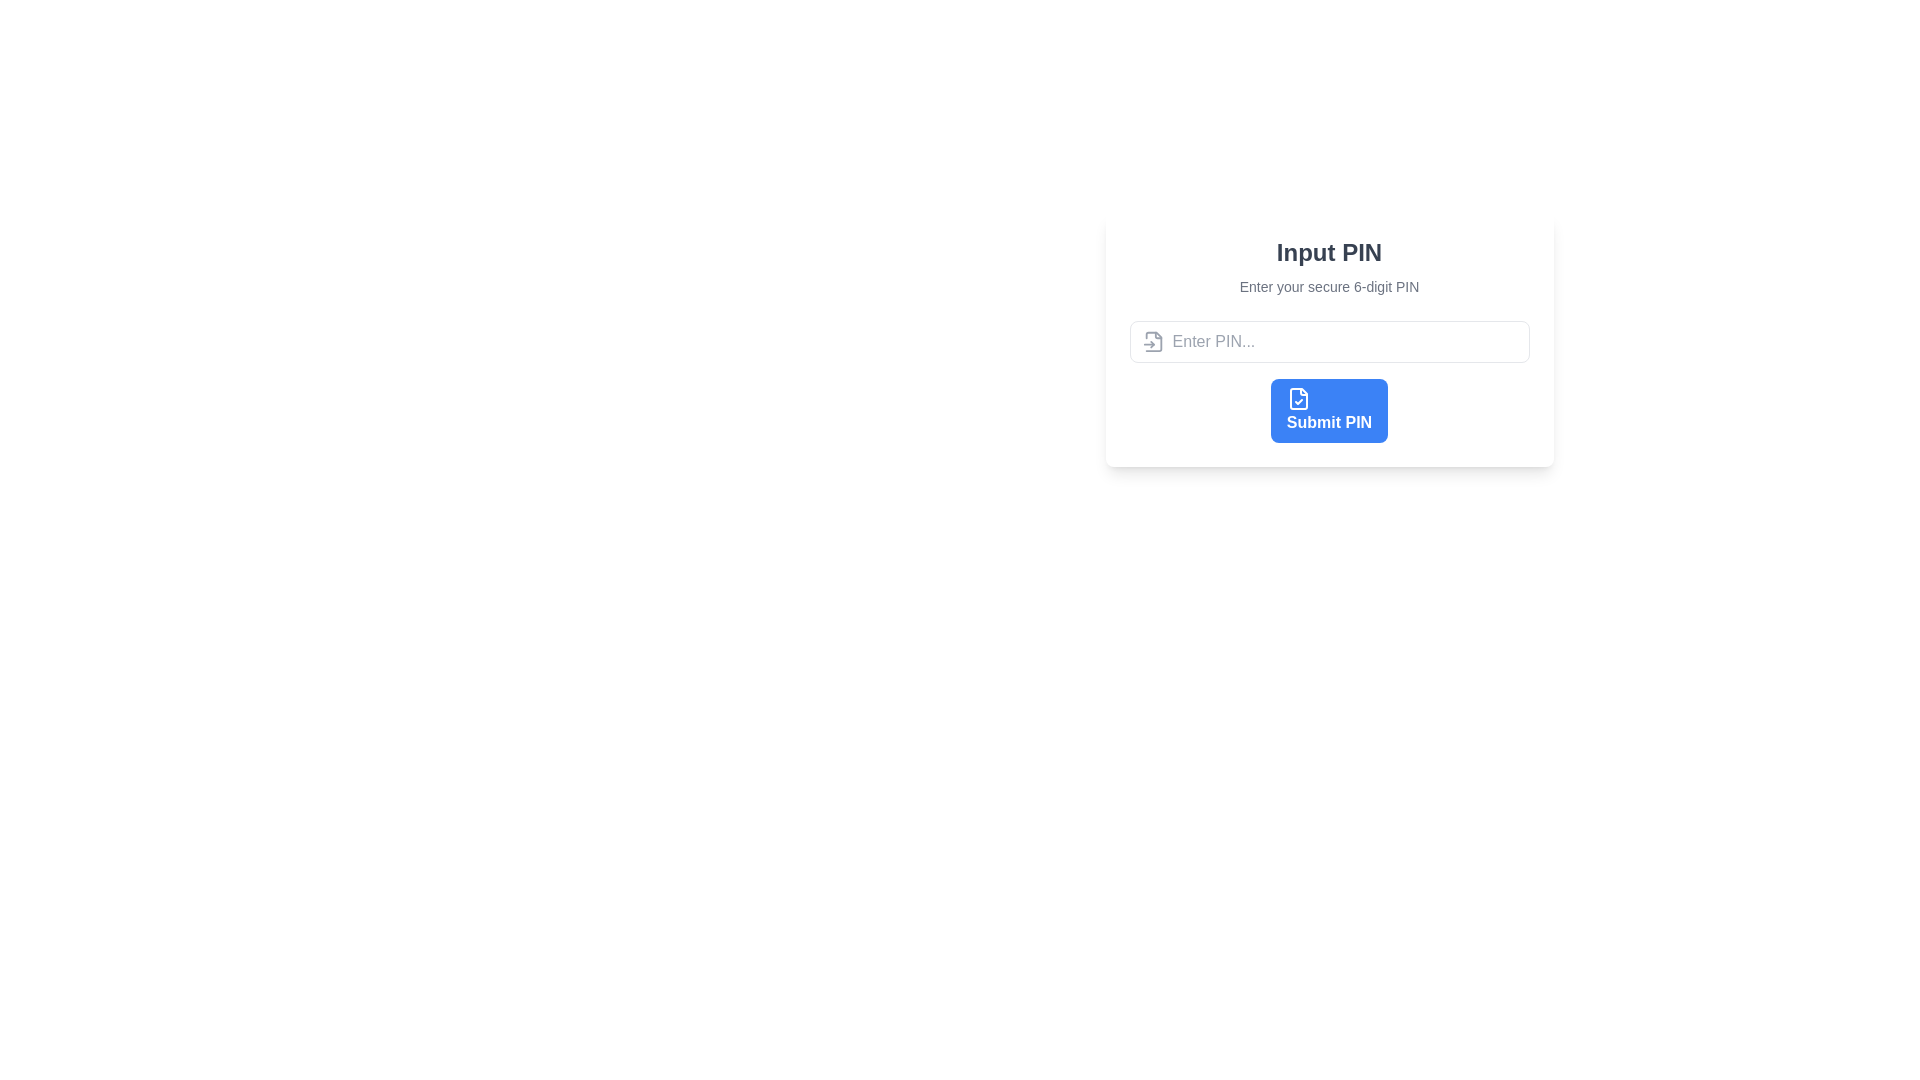 Image resolution: width=1920 pixels, height=1080 pixels. Describe the element at coordinates (1329, 410) in the screenshot. I see `the submit button located at the bottom of the vertical group layout` at that location.